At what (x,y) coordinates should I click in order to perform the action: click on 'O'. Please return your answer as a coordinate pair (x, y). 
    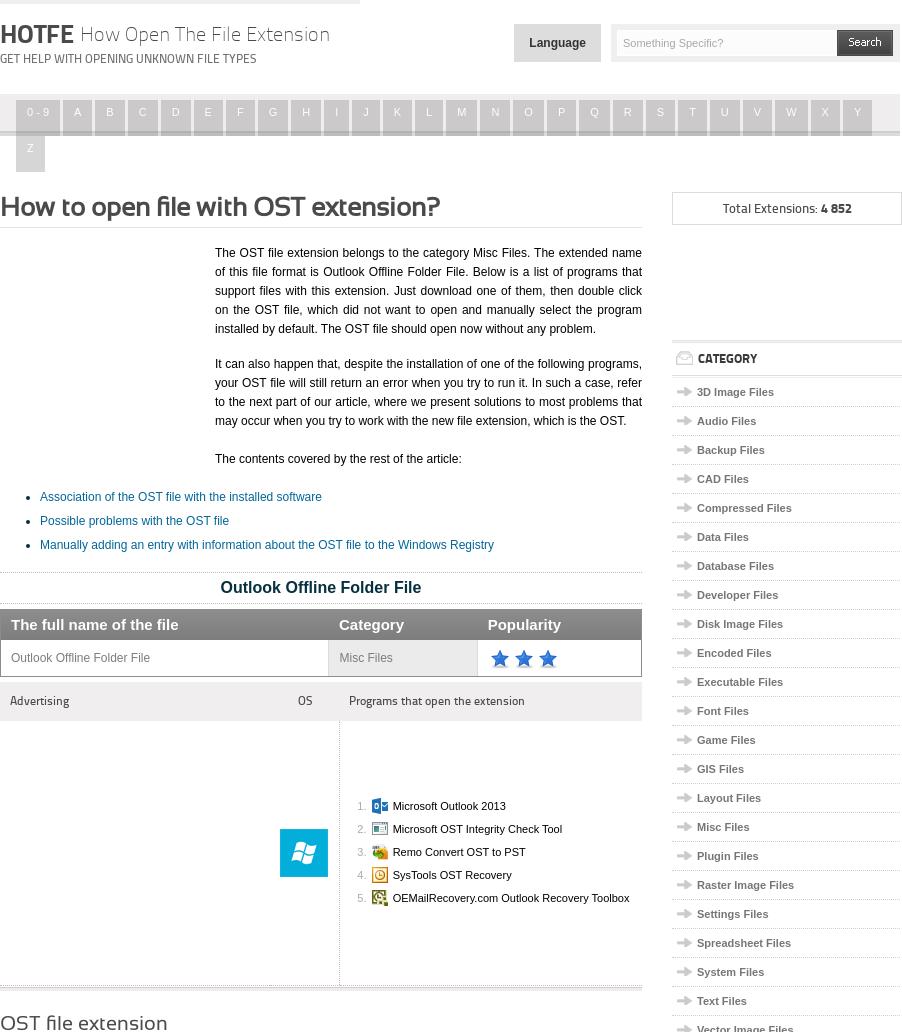
    Looking at the image, I should click on (522, 111).